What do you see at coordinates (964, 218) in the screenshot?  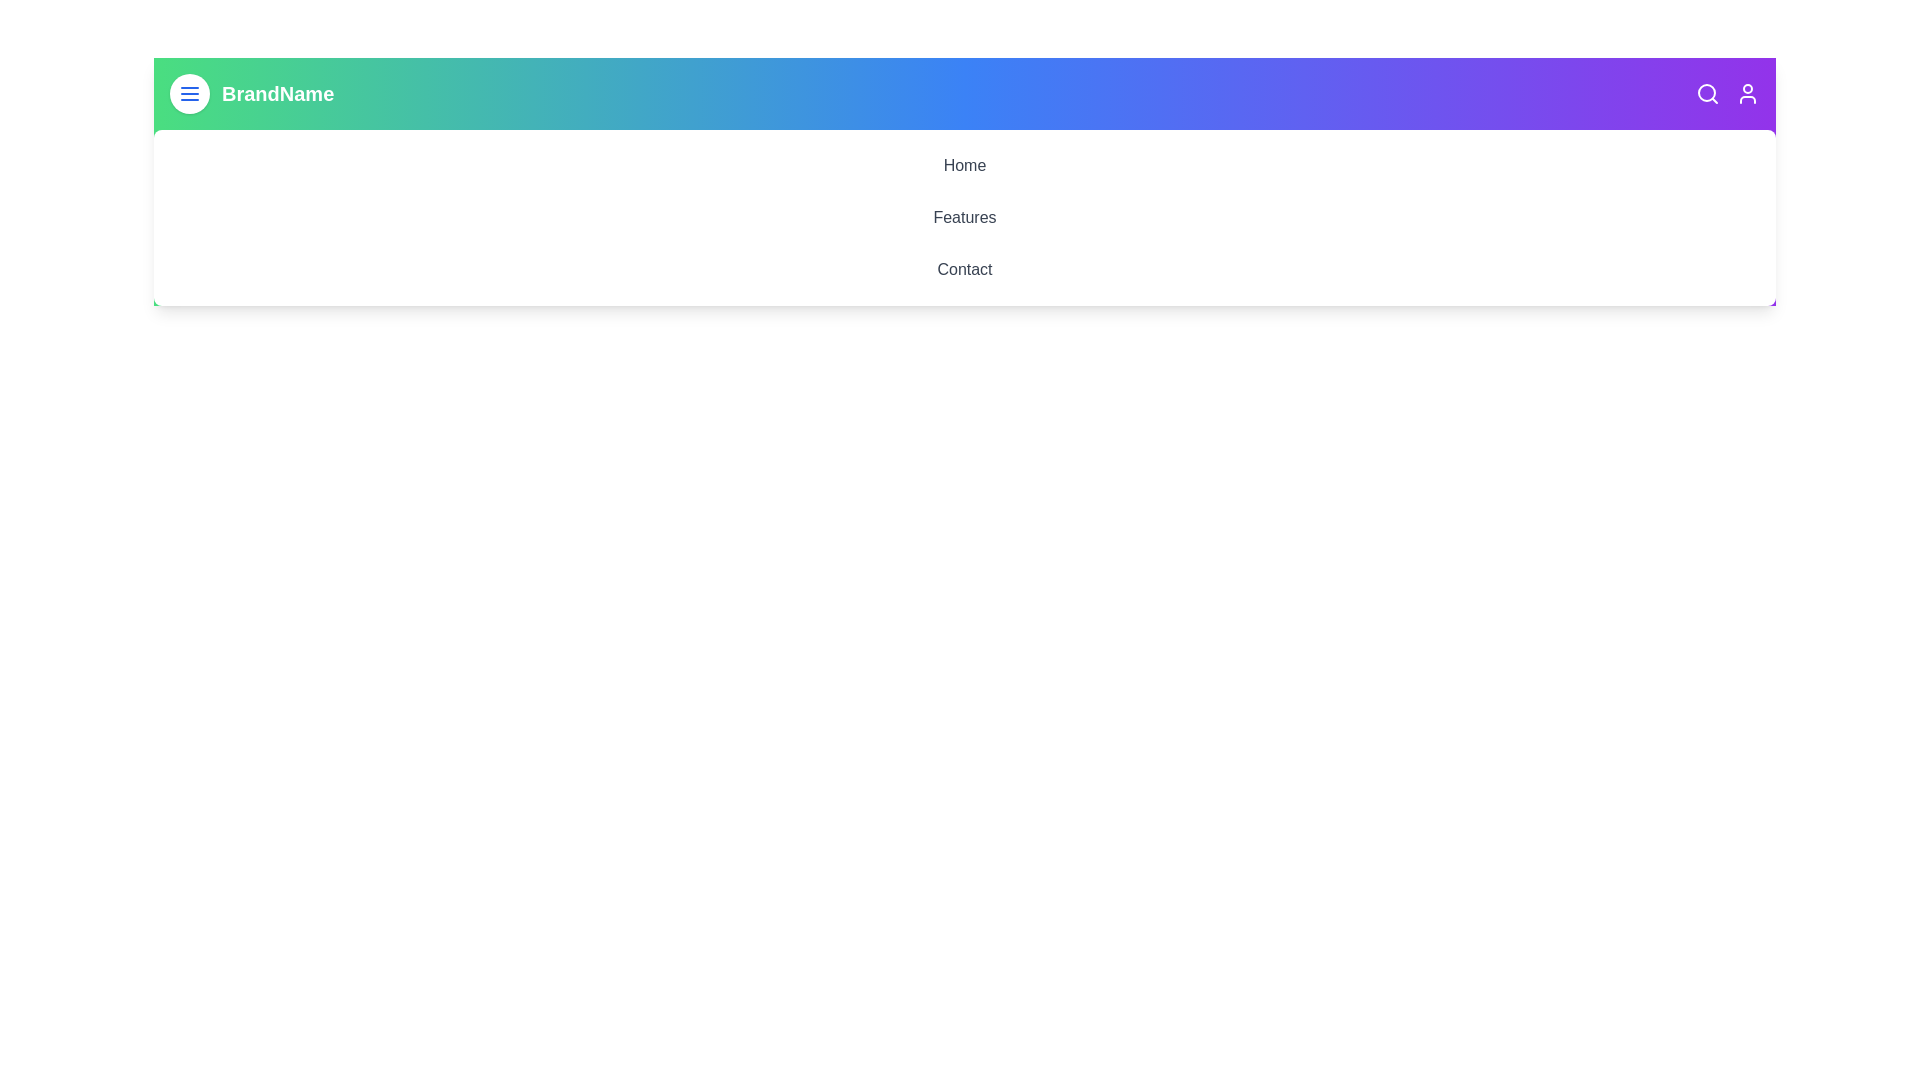 I see `the 'Features' menu item` at bounding box center [964, 218].